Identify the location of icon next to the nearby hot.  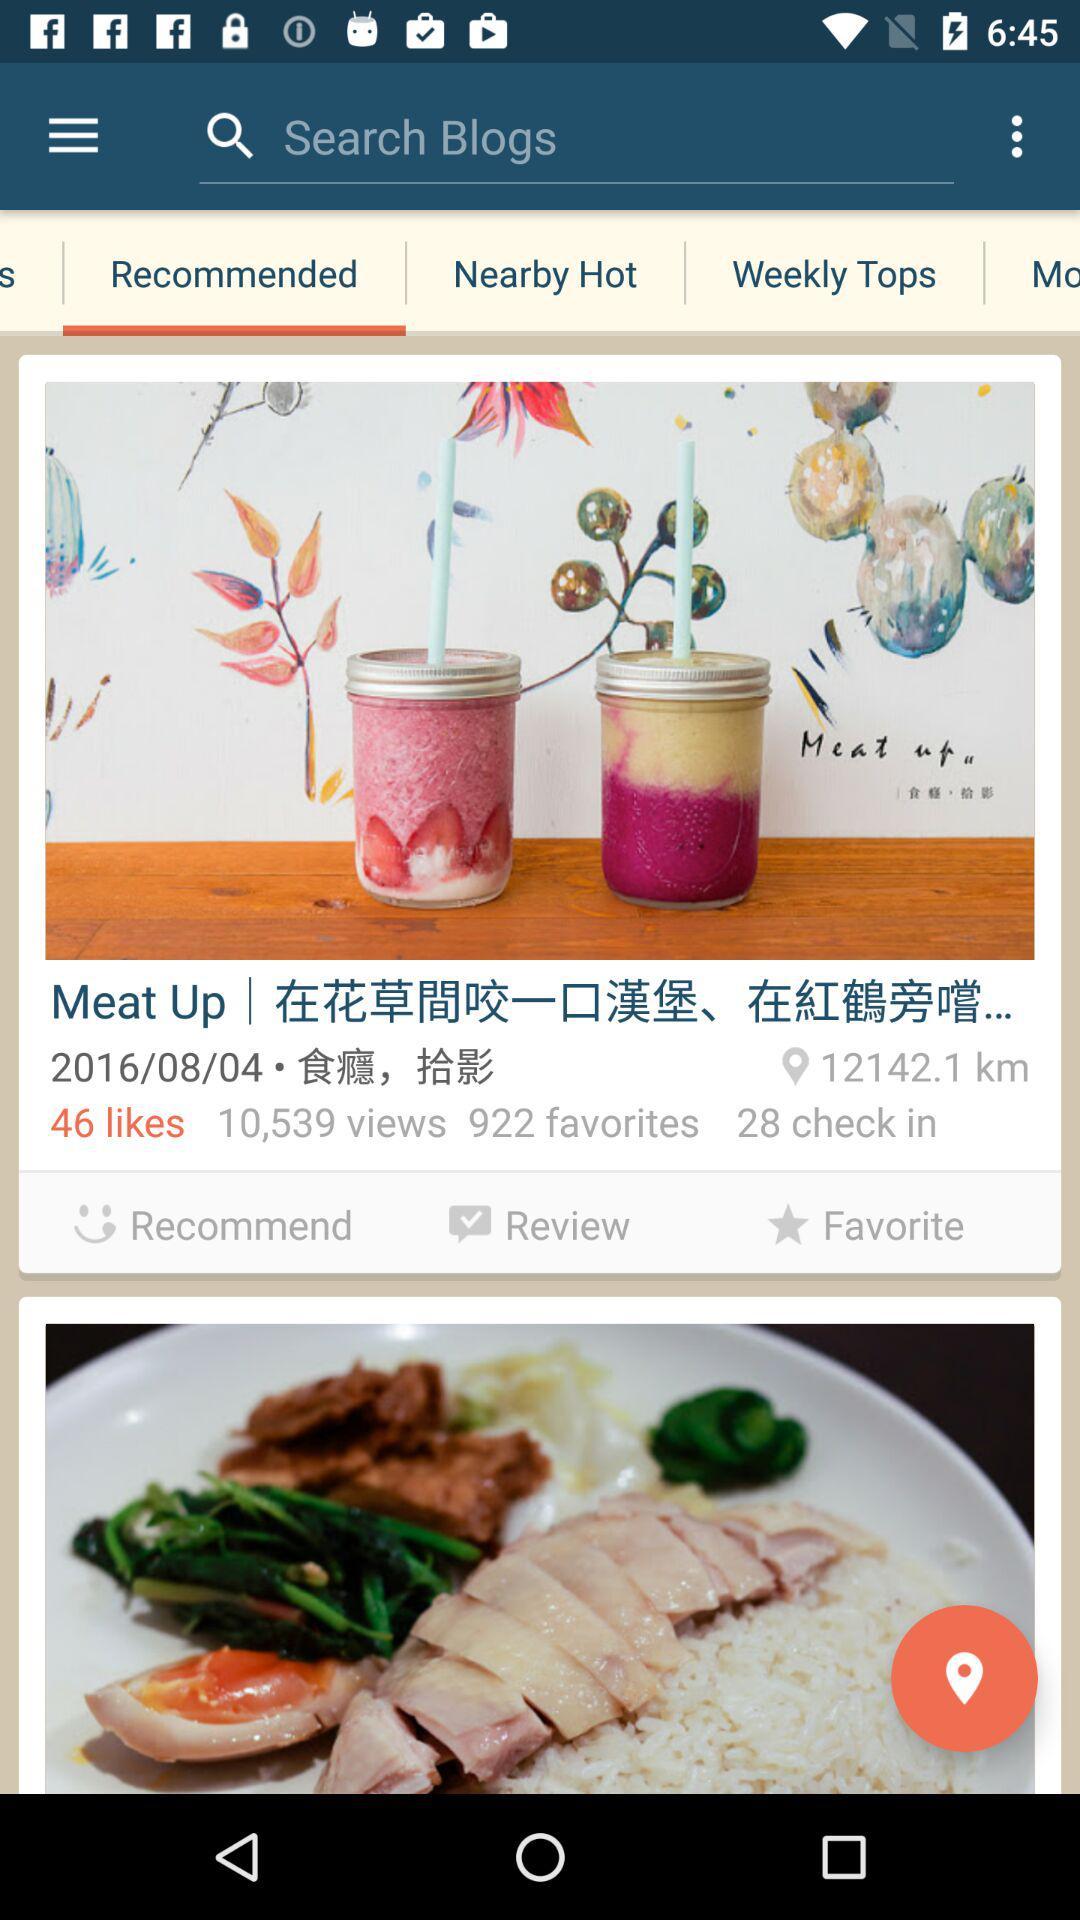
(233, 272).